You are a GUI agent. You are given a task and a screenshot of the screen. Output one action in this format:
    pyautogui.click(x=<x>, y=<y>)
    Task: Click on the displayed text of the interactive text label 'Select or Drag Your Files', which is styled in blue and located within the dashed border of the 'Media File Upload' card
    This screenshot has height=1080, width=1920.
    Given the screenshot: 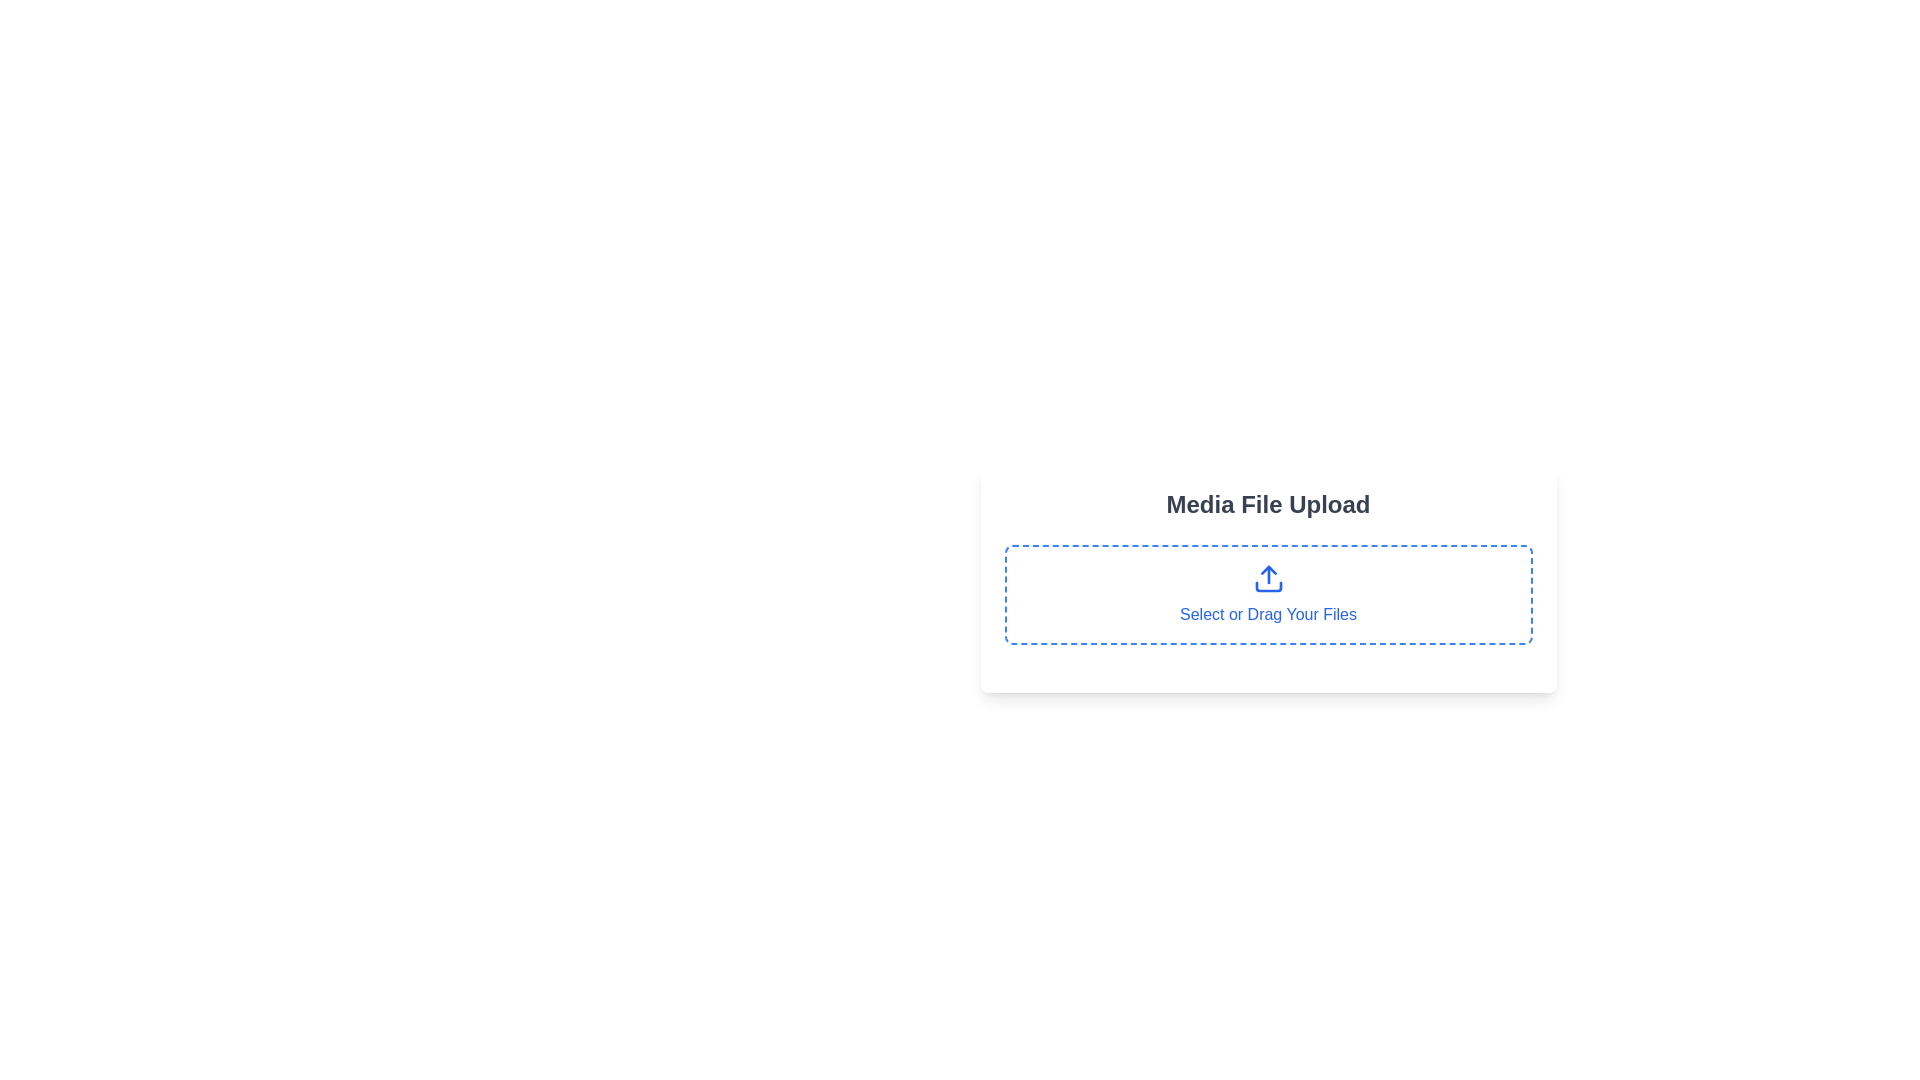 What is the action you would take?
    pyautogui.click(x=1267, y=613)
    